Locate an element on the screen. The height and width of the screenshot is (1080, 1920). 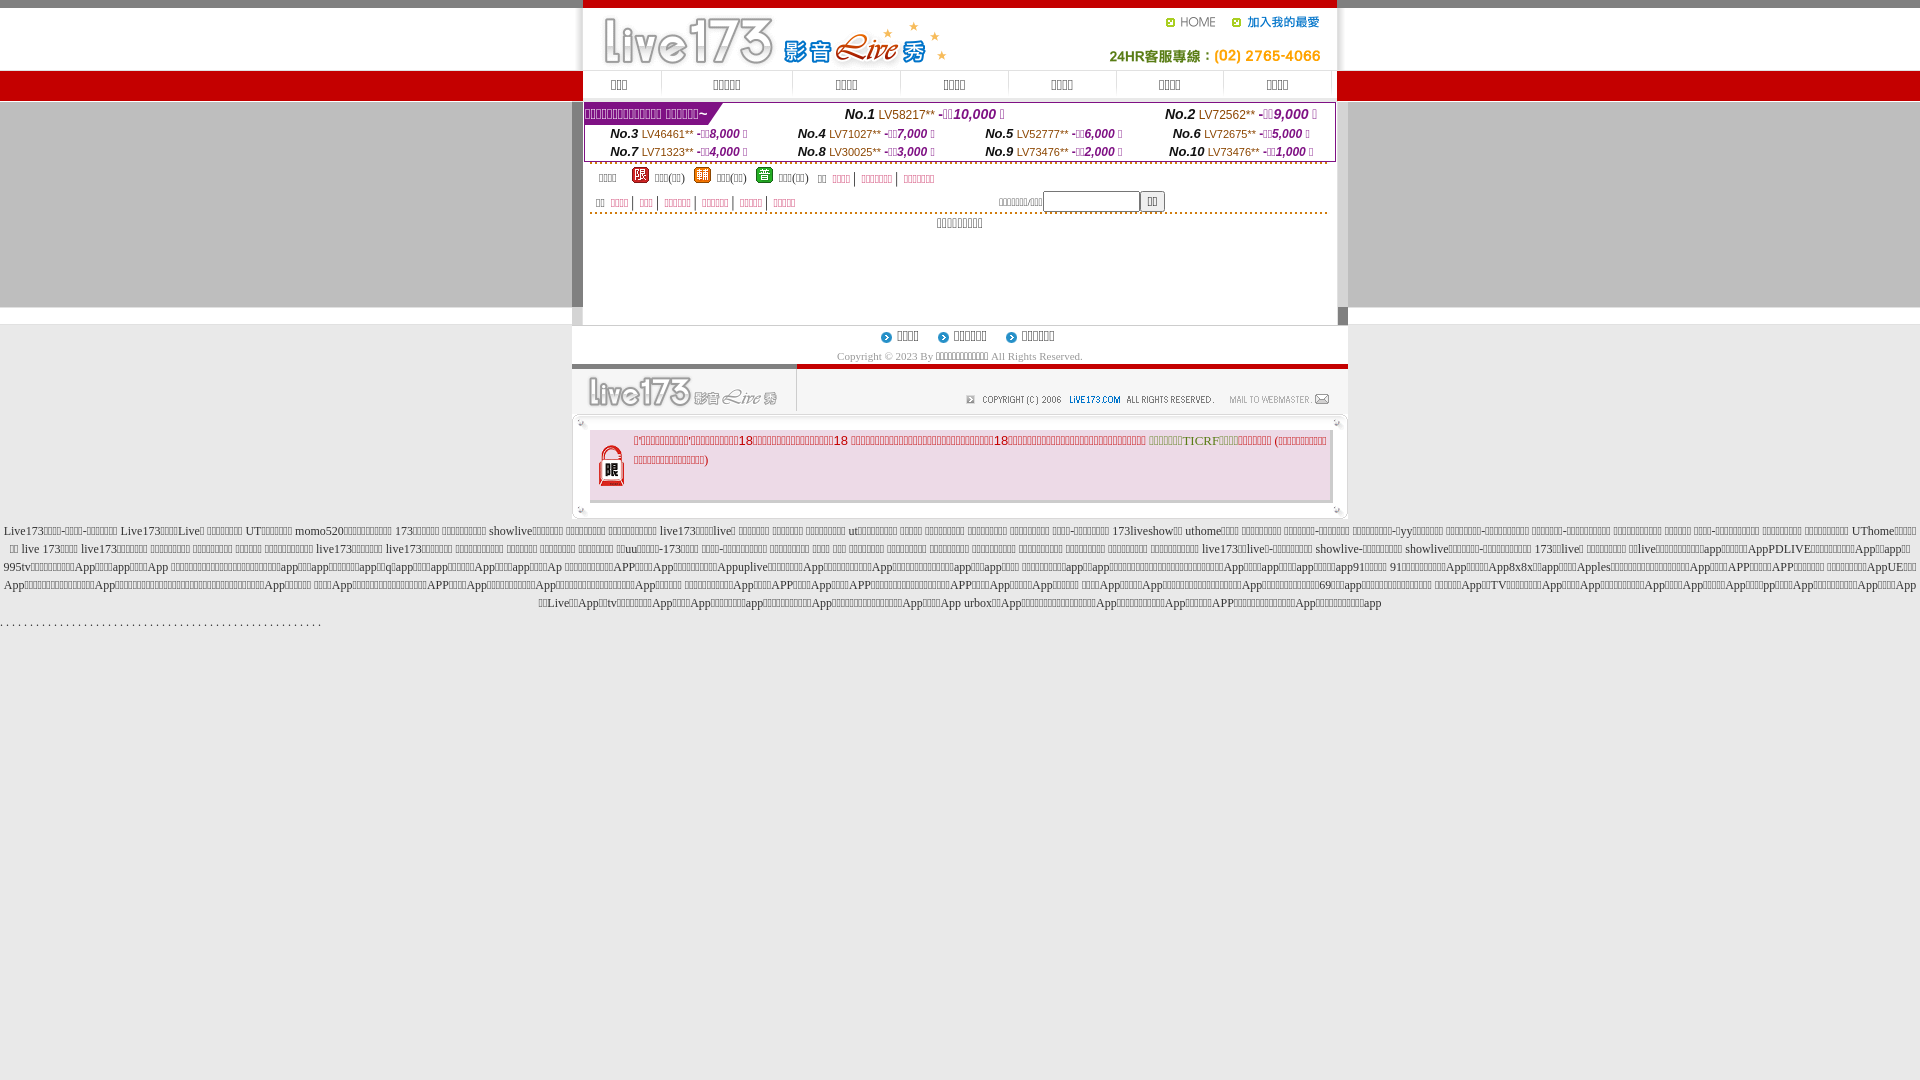
'.' is located at coordinates (7, 620).